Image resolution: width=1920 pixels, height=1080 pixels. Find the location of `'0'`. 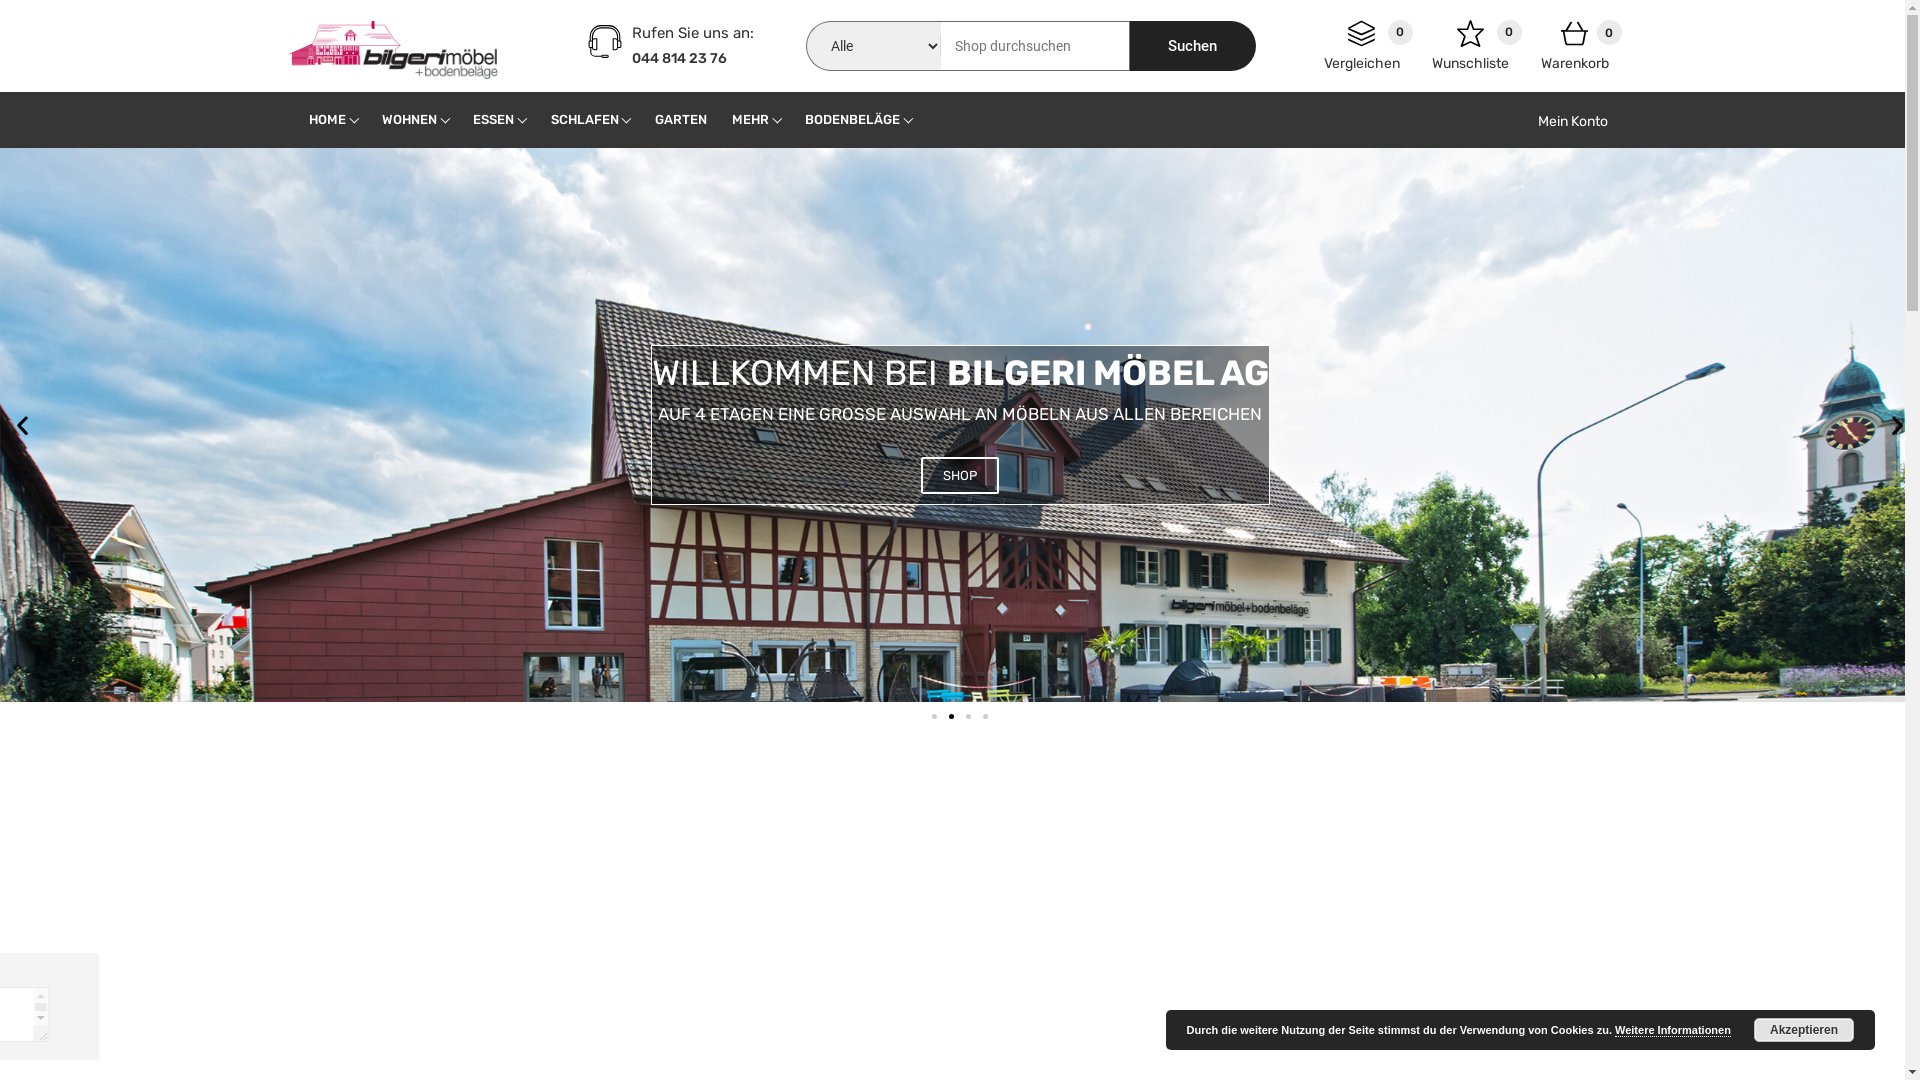

'0' is located at coordinates (1361, 37).